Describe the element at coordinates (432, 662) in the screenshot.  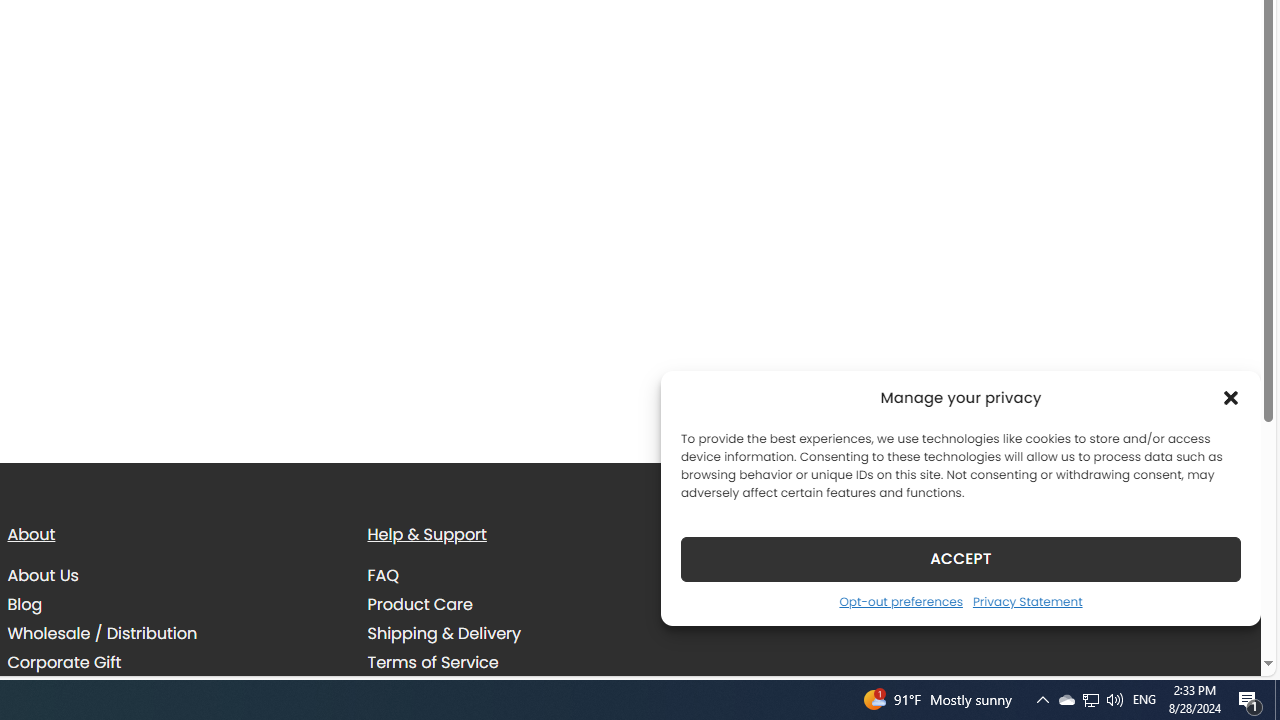
I see `'Terms of Service'` at that location.